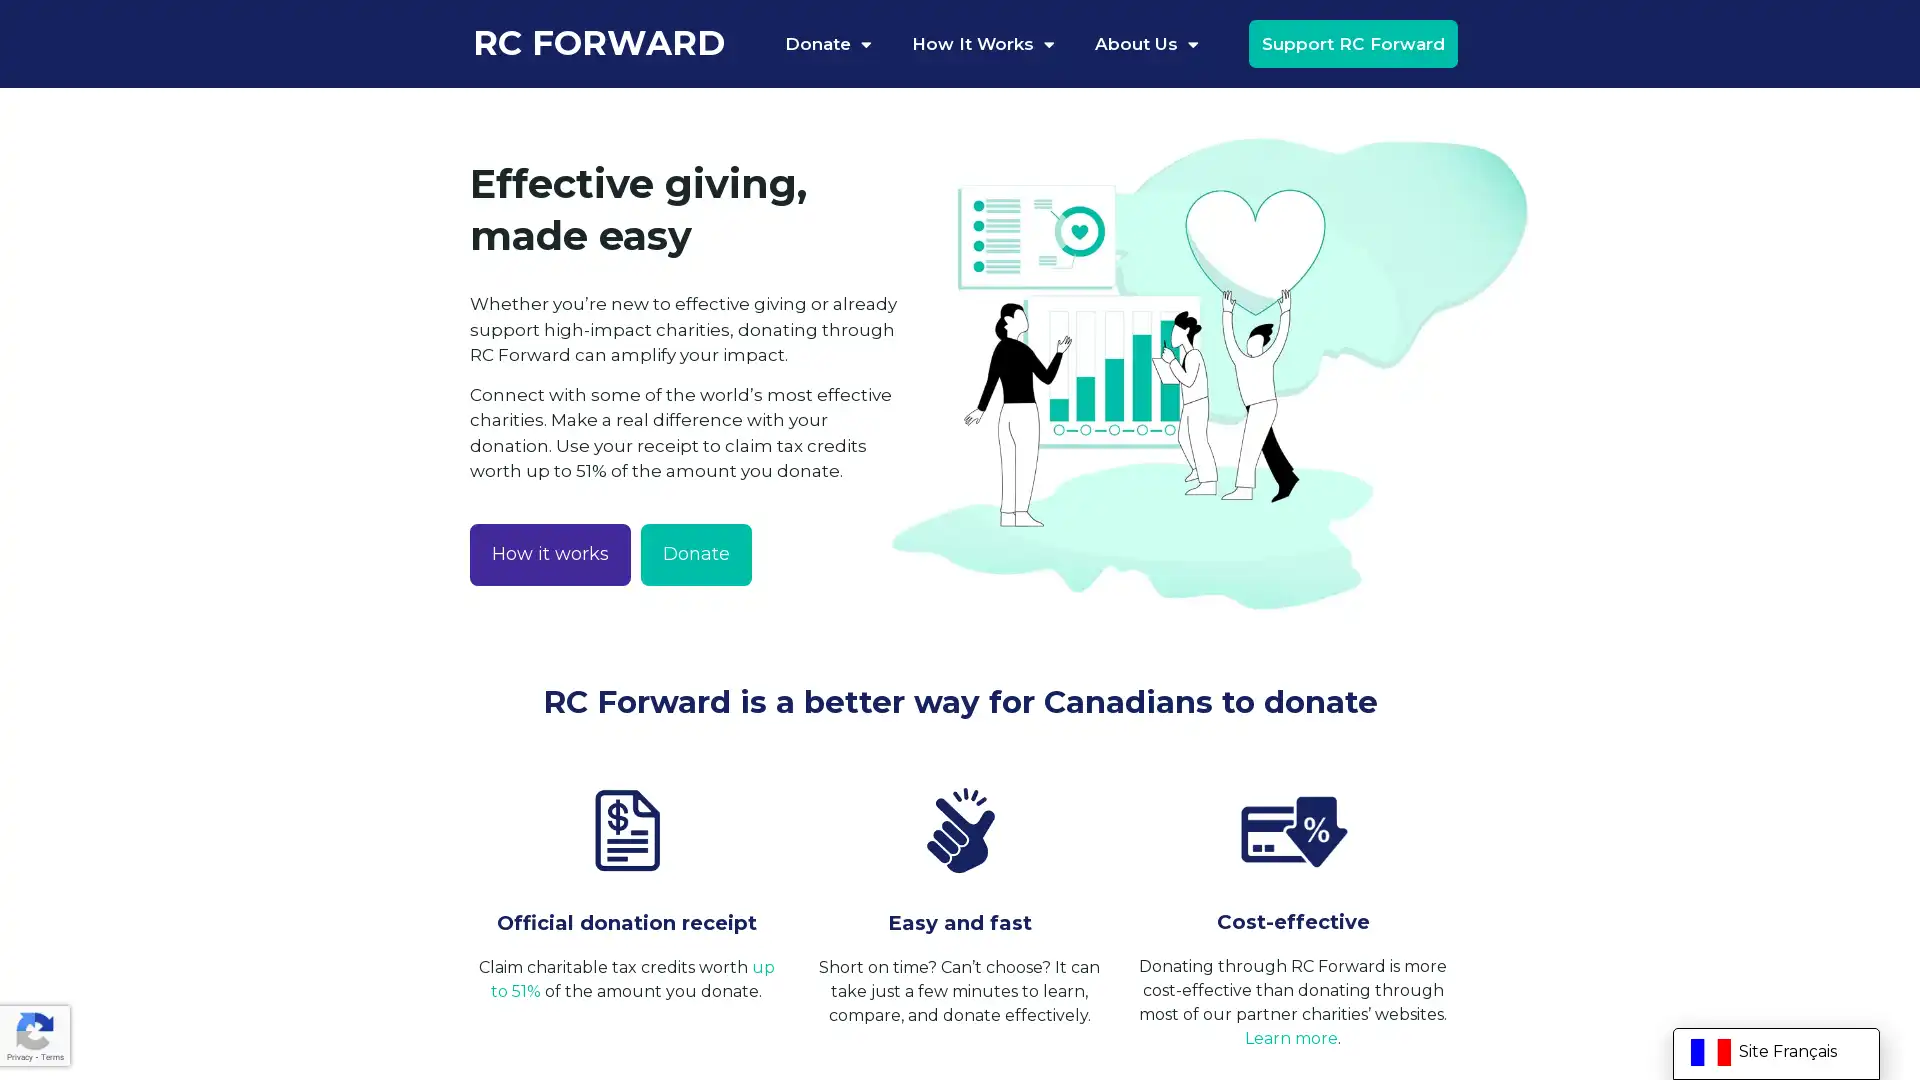 The height and width of the screenshot is (1080, 1920). Describe the element at coordinates (1352, 43) in the screenshot. I see `Support RC Forward` at that location.